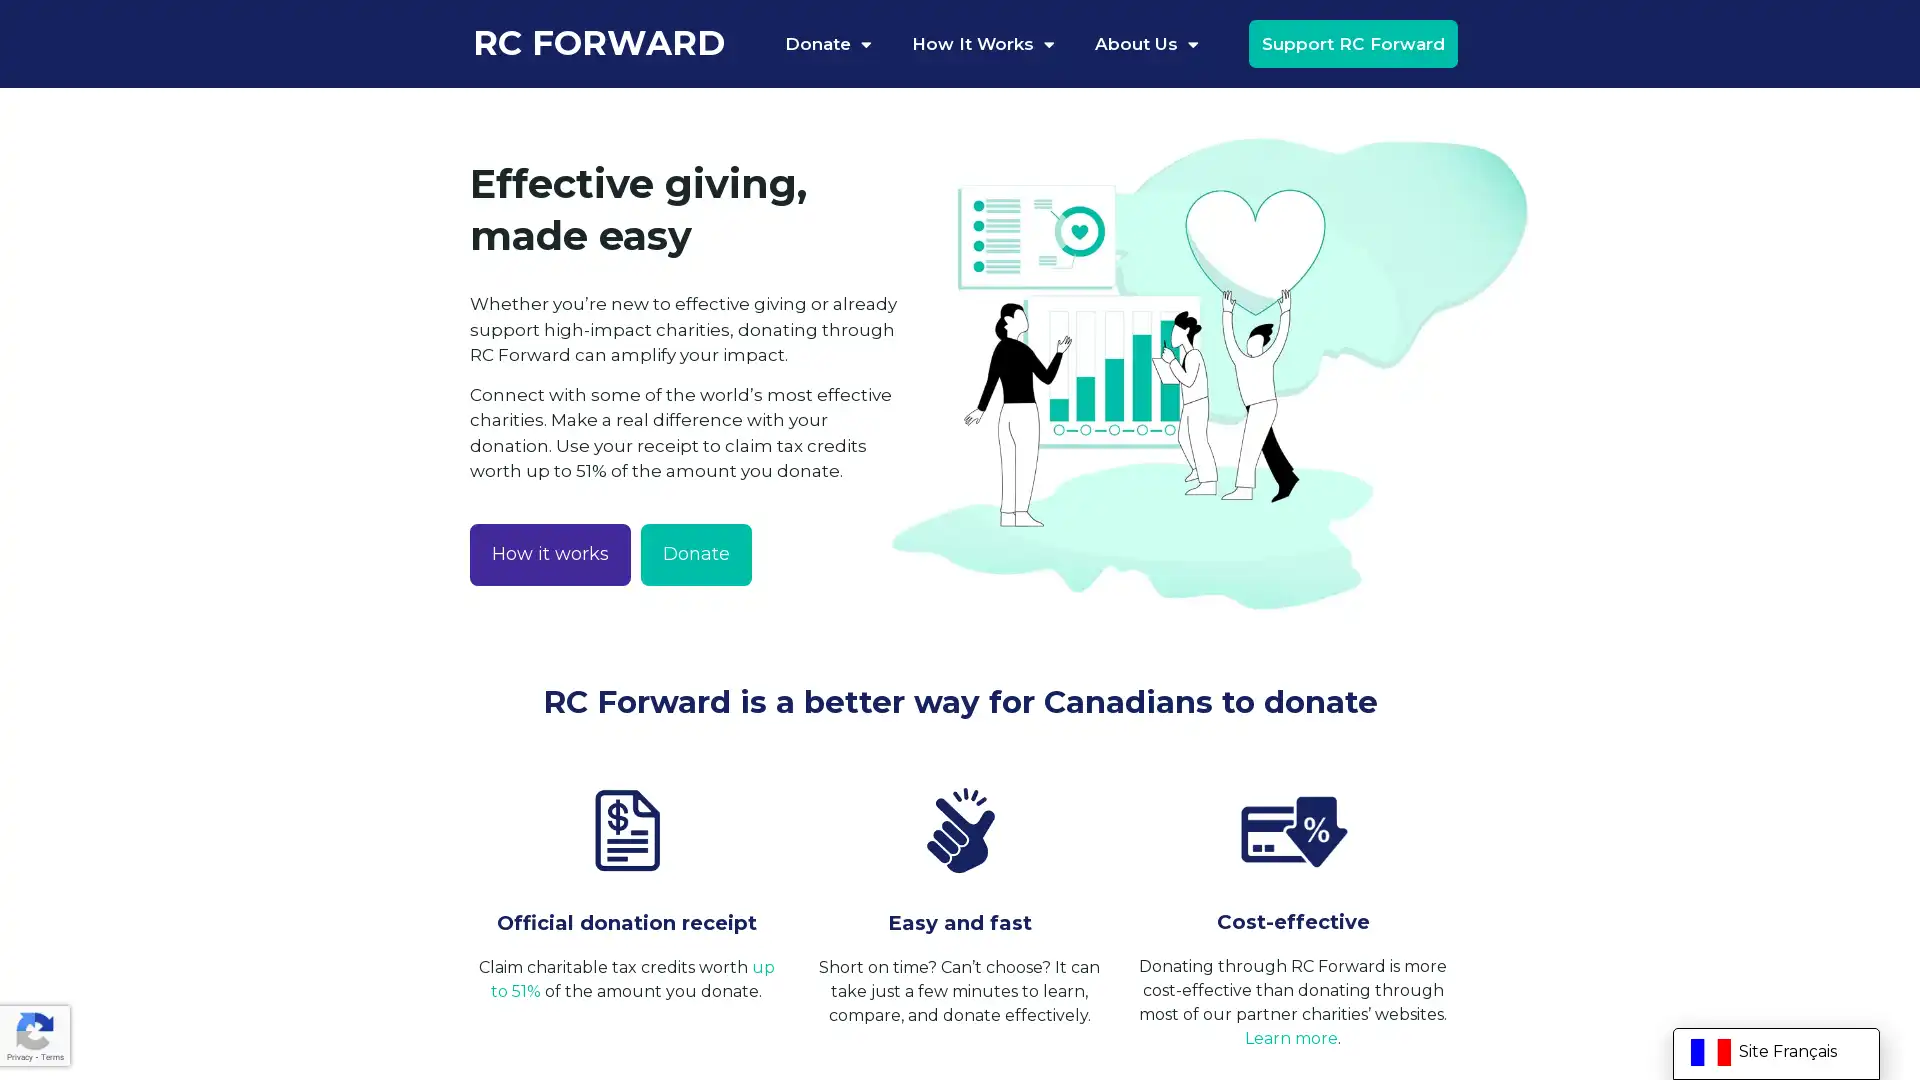 The height and width of the screenshot is (1080, 1920). Describe the element at coordinates (1352, 43) in the screenshot. I see `Support RC Forward` at that location.